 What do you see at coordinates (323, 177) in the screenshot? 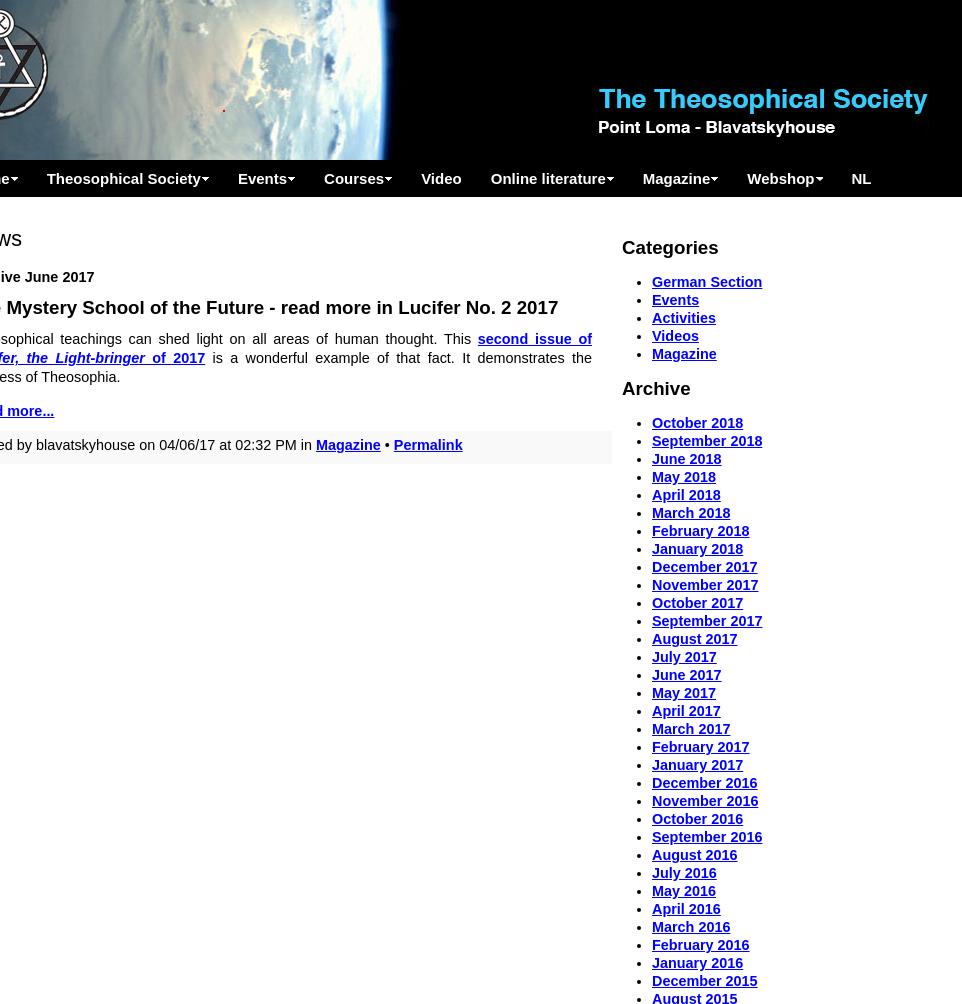
I see `'Courses'` at bounding box center [323, 177].